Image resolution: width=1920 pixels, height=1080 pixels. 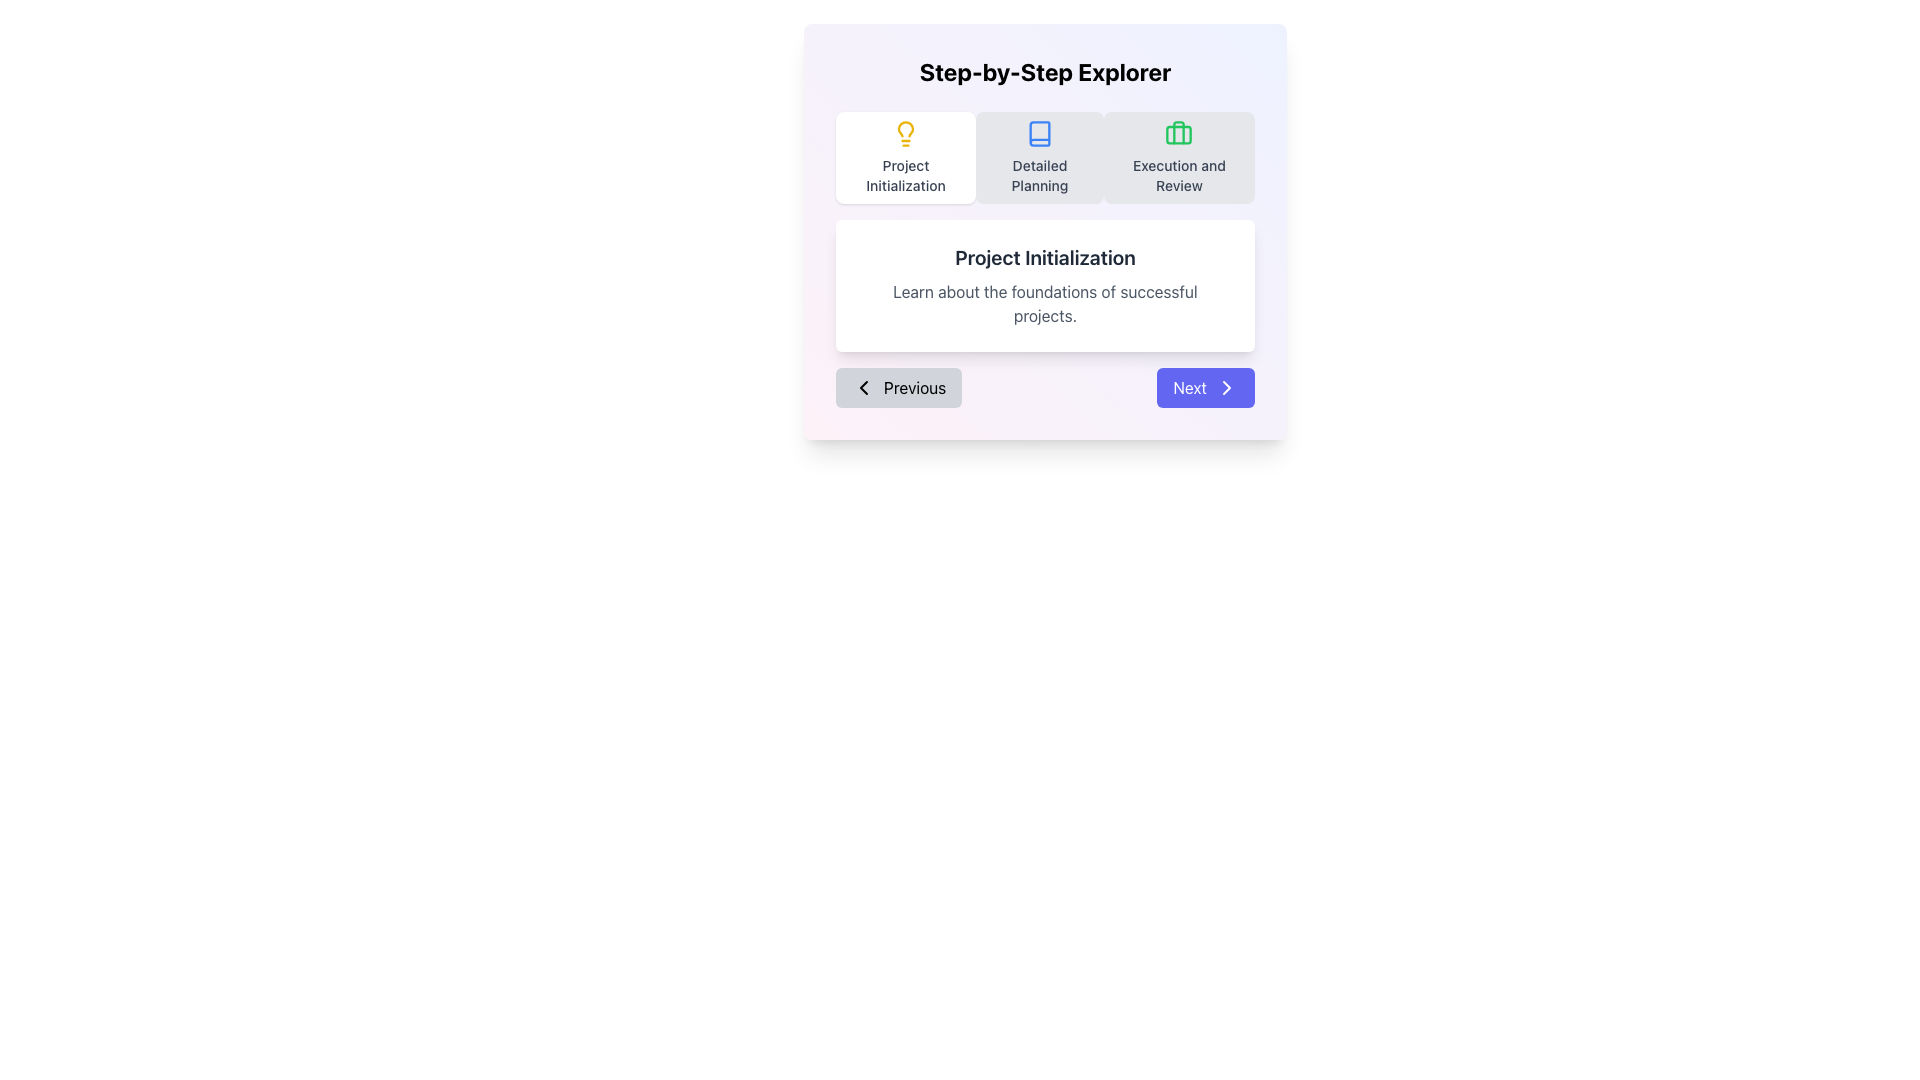 What do you see at coordinates (1179, 134) in the screenshot?
I see `the icon representing 'Execution and Review' located in the upper portion of the corresponding button, situated towards the top-right of the interface` at bounding box center [1179, 134].